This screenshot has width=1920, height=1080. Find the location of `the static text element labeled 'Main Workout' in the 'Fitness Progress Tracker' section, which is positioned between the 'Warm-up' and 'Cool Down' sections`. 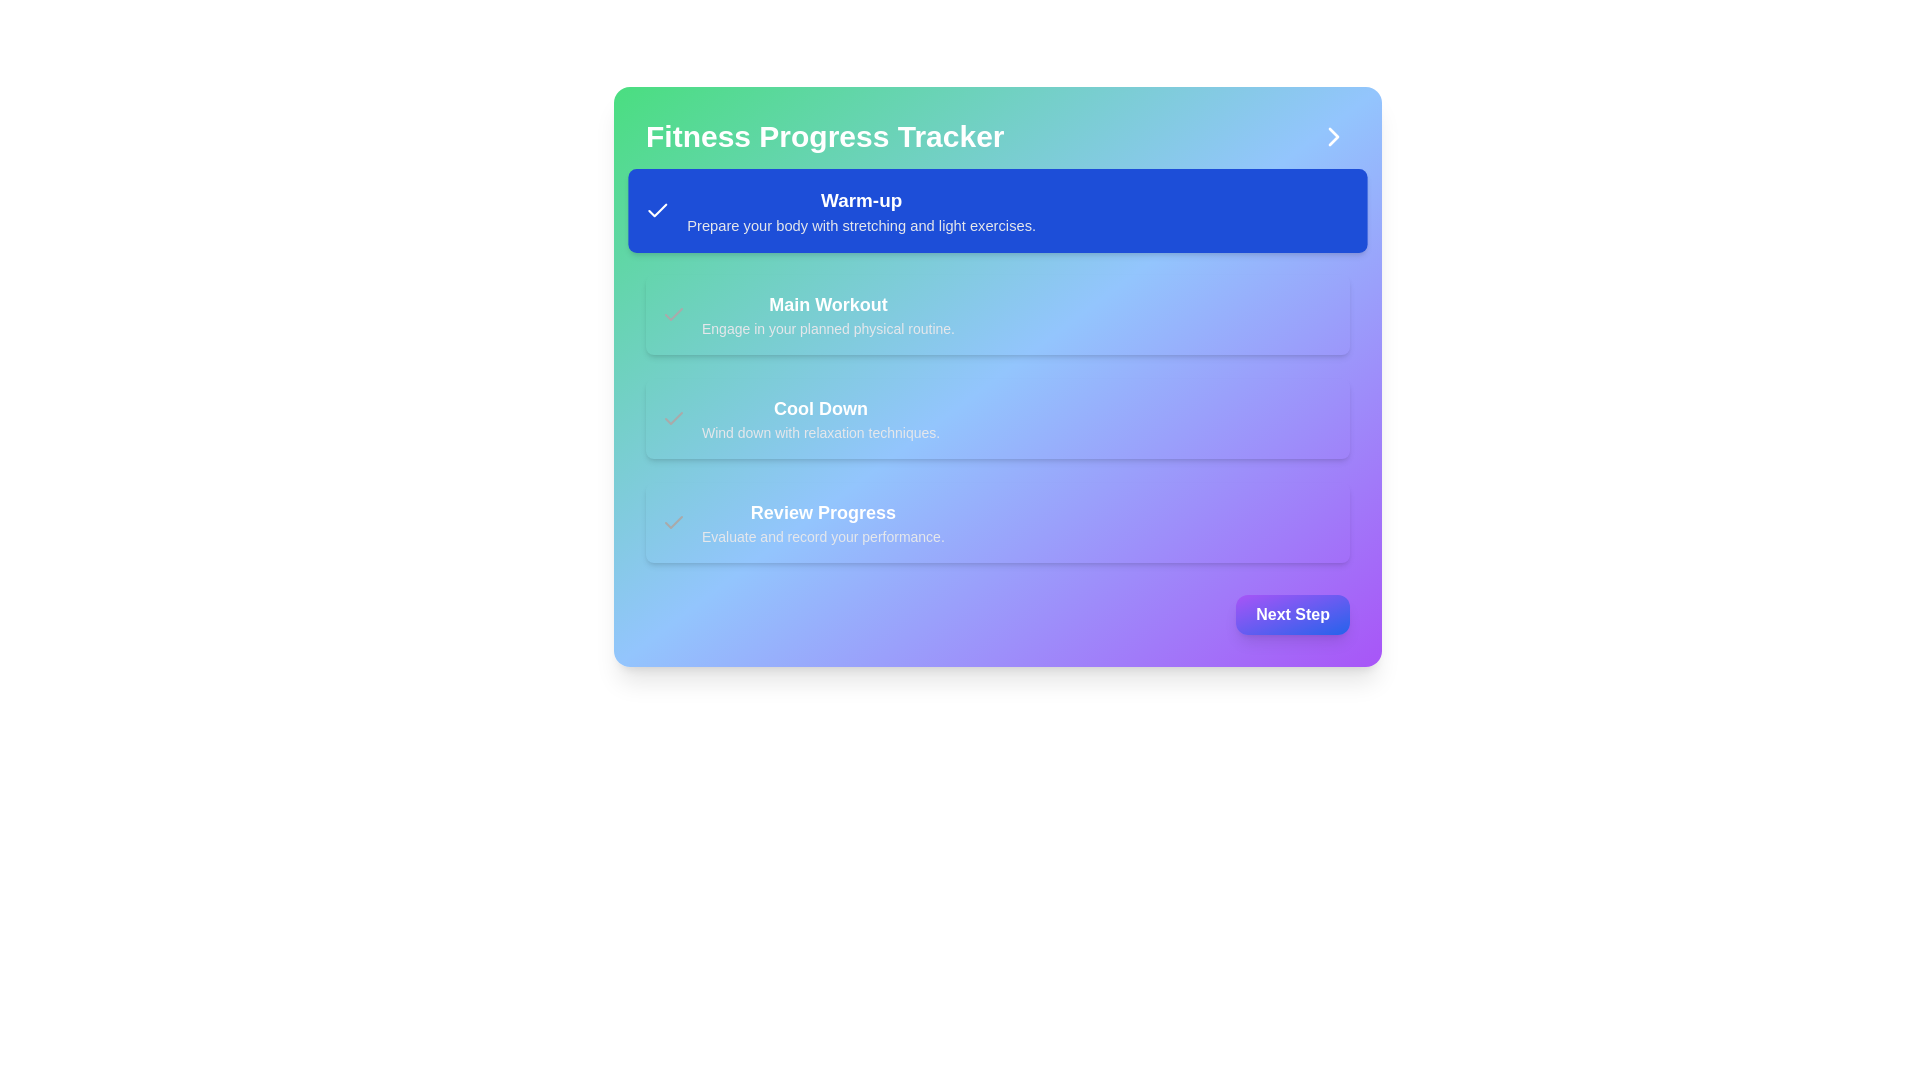

the static text element labeled 'Main Workout' in the 'Fitness Progress Tracker' section, which is positioned between the 'Warm-up' and 'Cool Down' sections is located at coordinates (828, 315).